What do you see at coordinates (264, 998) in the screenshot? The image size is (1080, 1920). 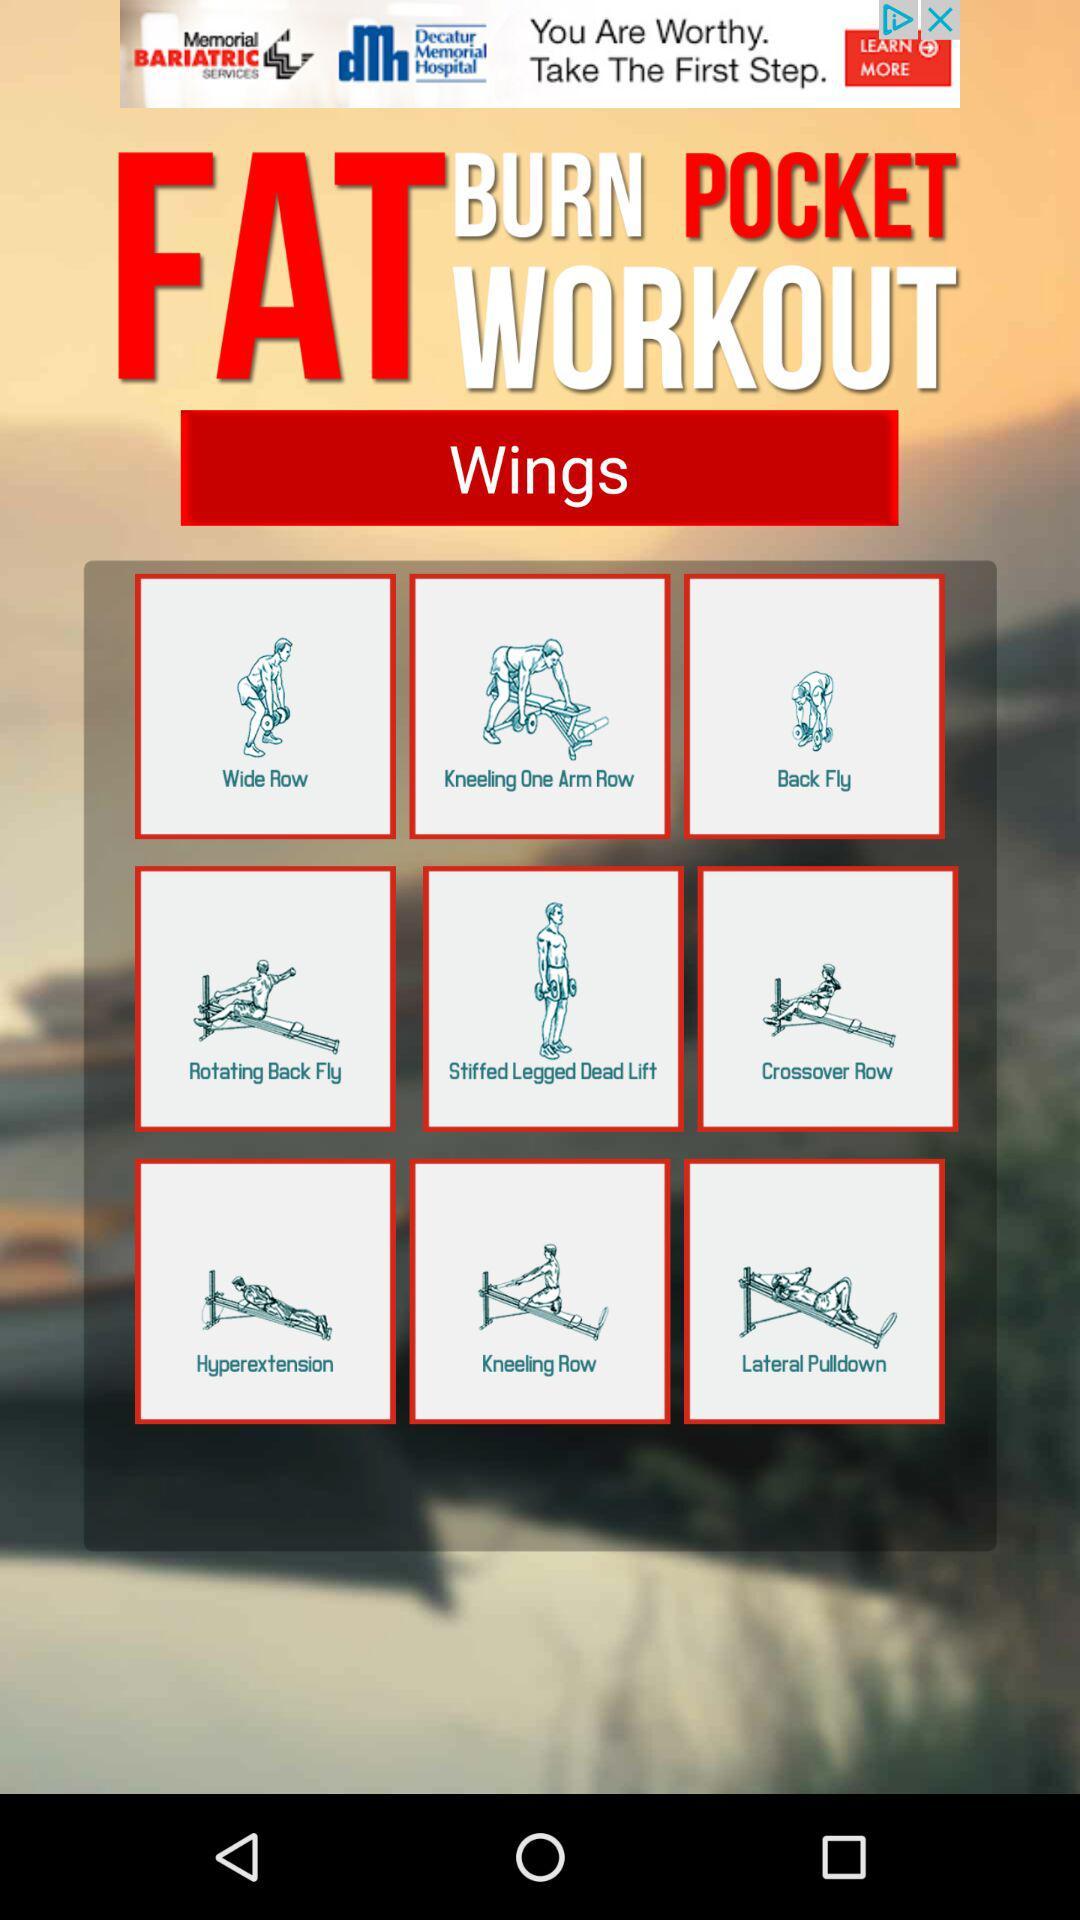 I see `open menu` at bounding box center [264, 998].